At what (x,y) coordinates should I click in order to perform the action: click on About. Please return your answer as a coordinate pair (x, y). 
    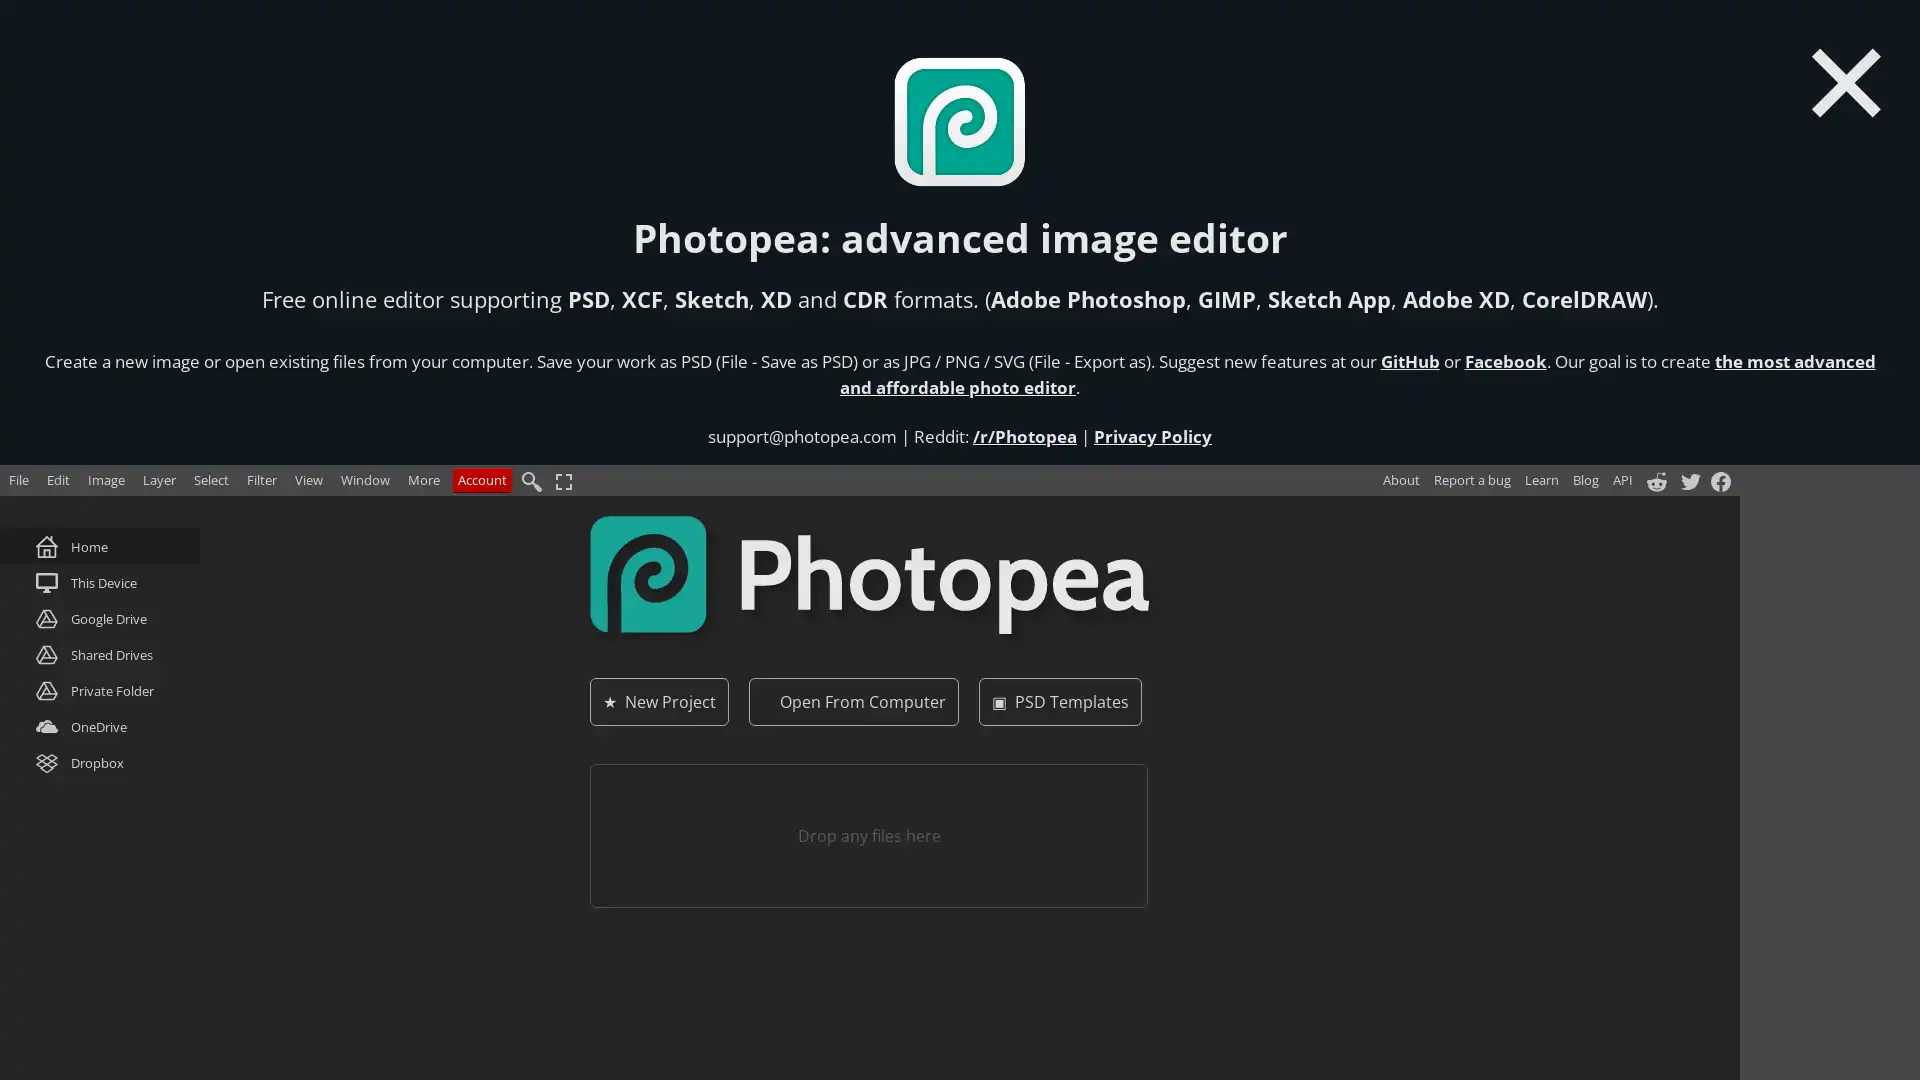
    Looking at the image, I should click on (1400, 15).